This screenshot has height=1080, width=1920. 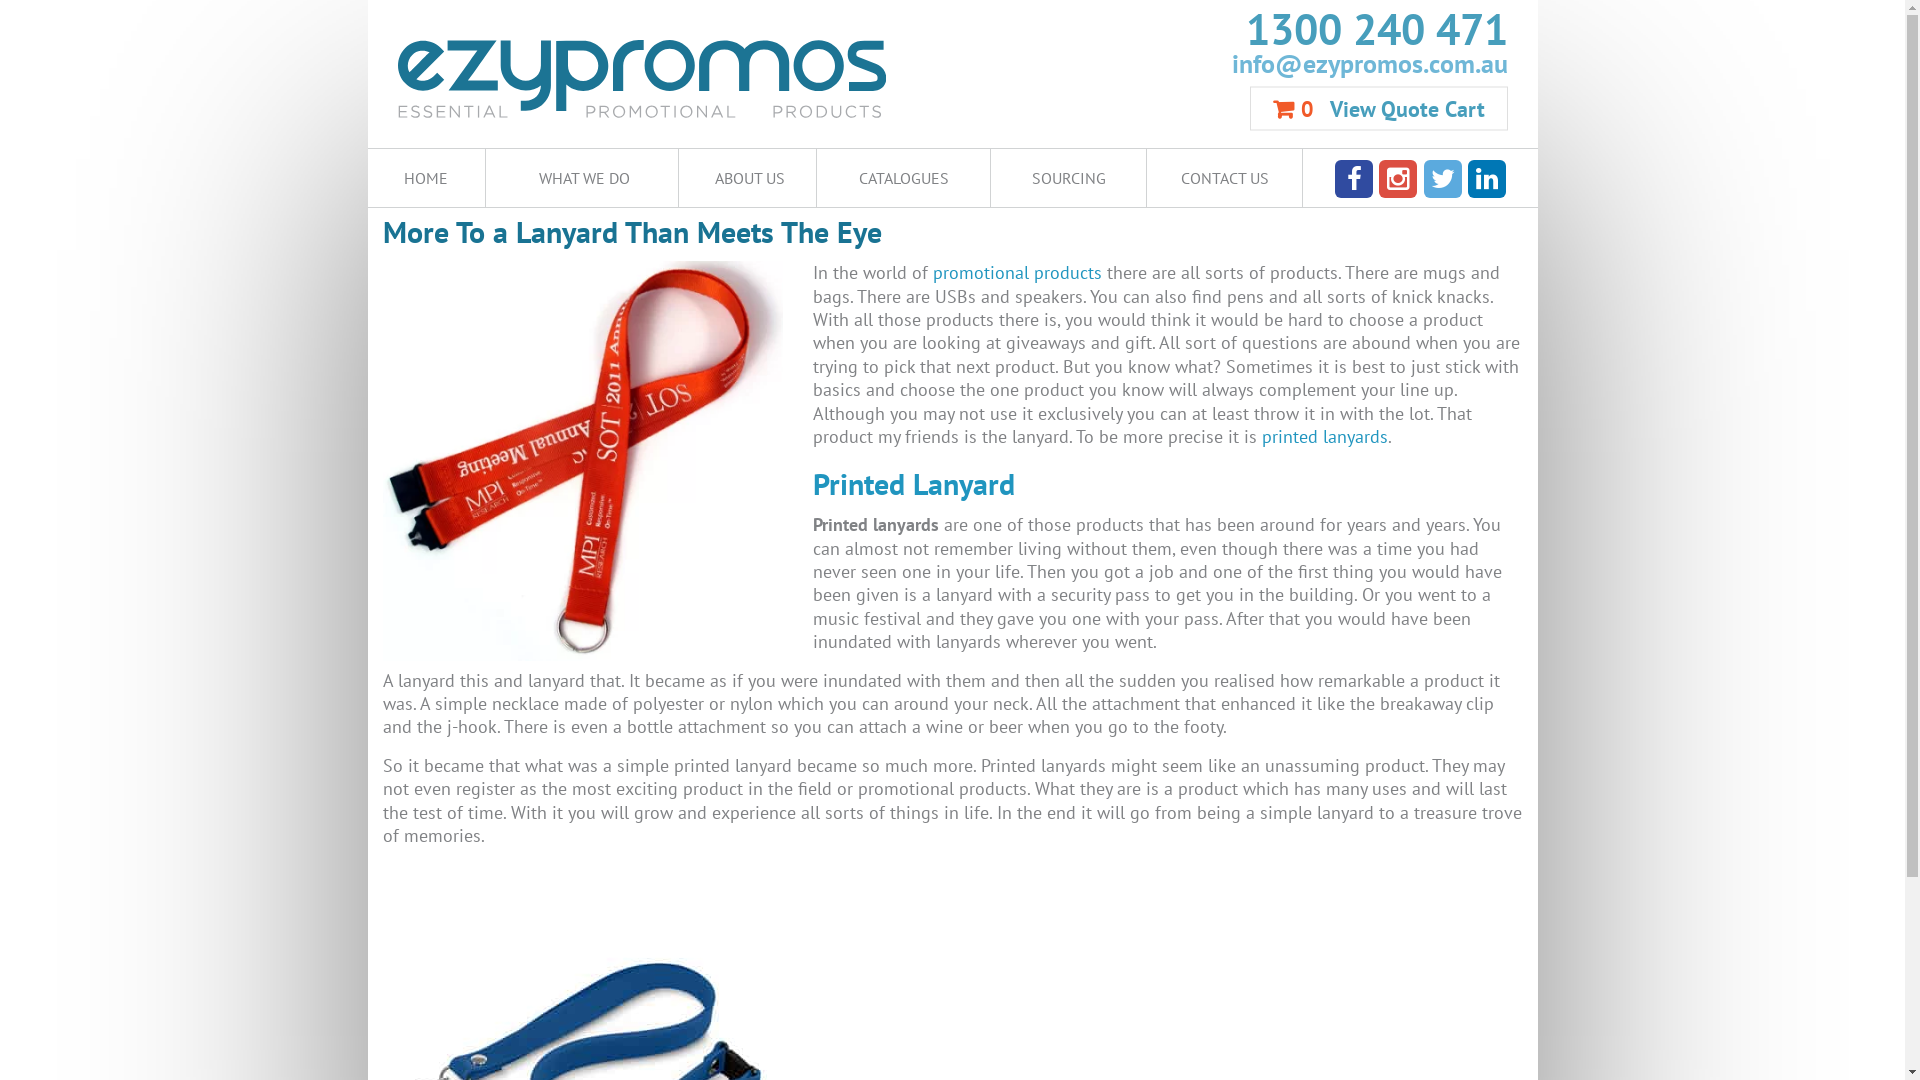 I want to click on '0 View Quote Cart', so click(x=1377, y=108).